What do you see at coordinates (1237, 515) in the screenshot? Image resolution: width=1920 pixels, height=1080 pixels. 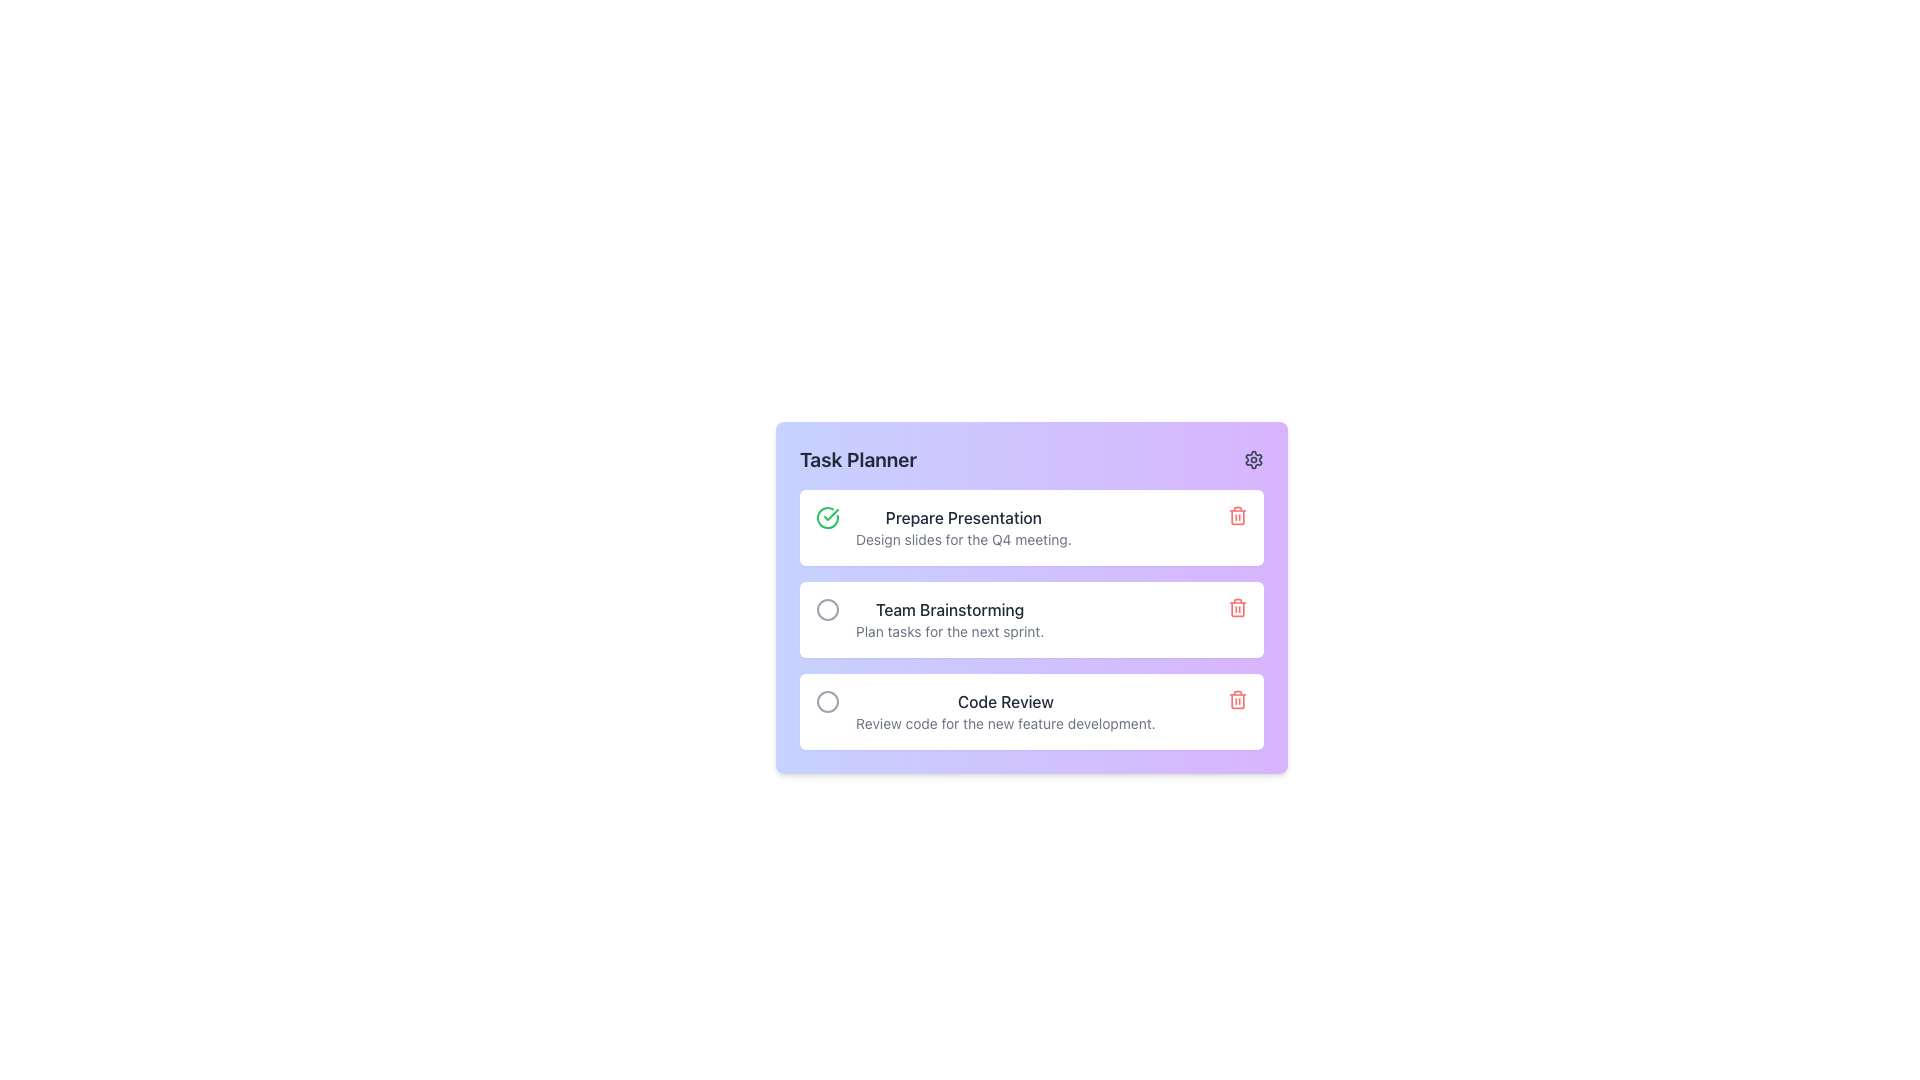 I see `the delete icon located at the far right of the 'Prepare Presentation' task card` at bounding box center [1237, 515].